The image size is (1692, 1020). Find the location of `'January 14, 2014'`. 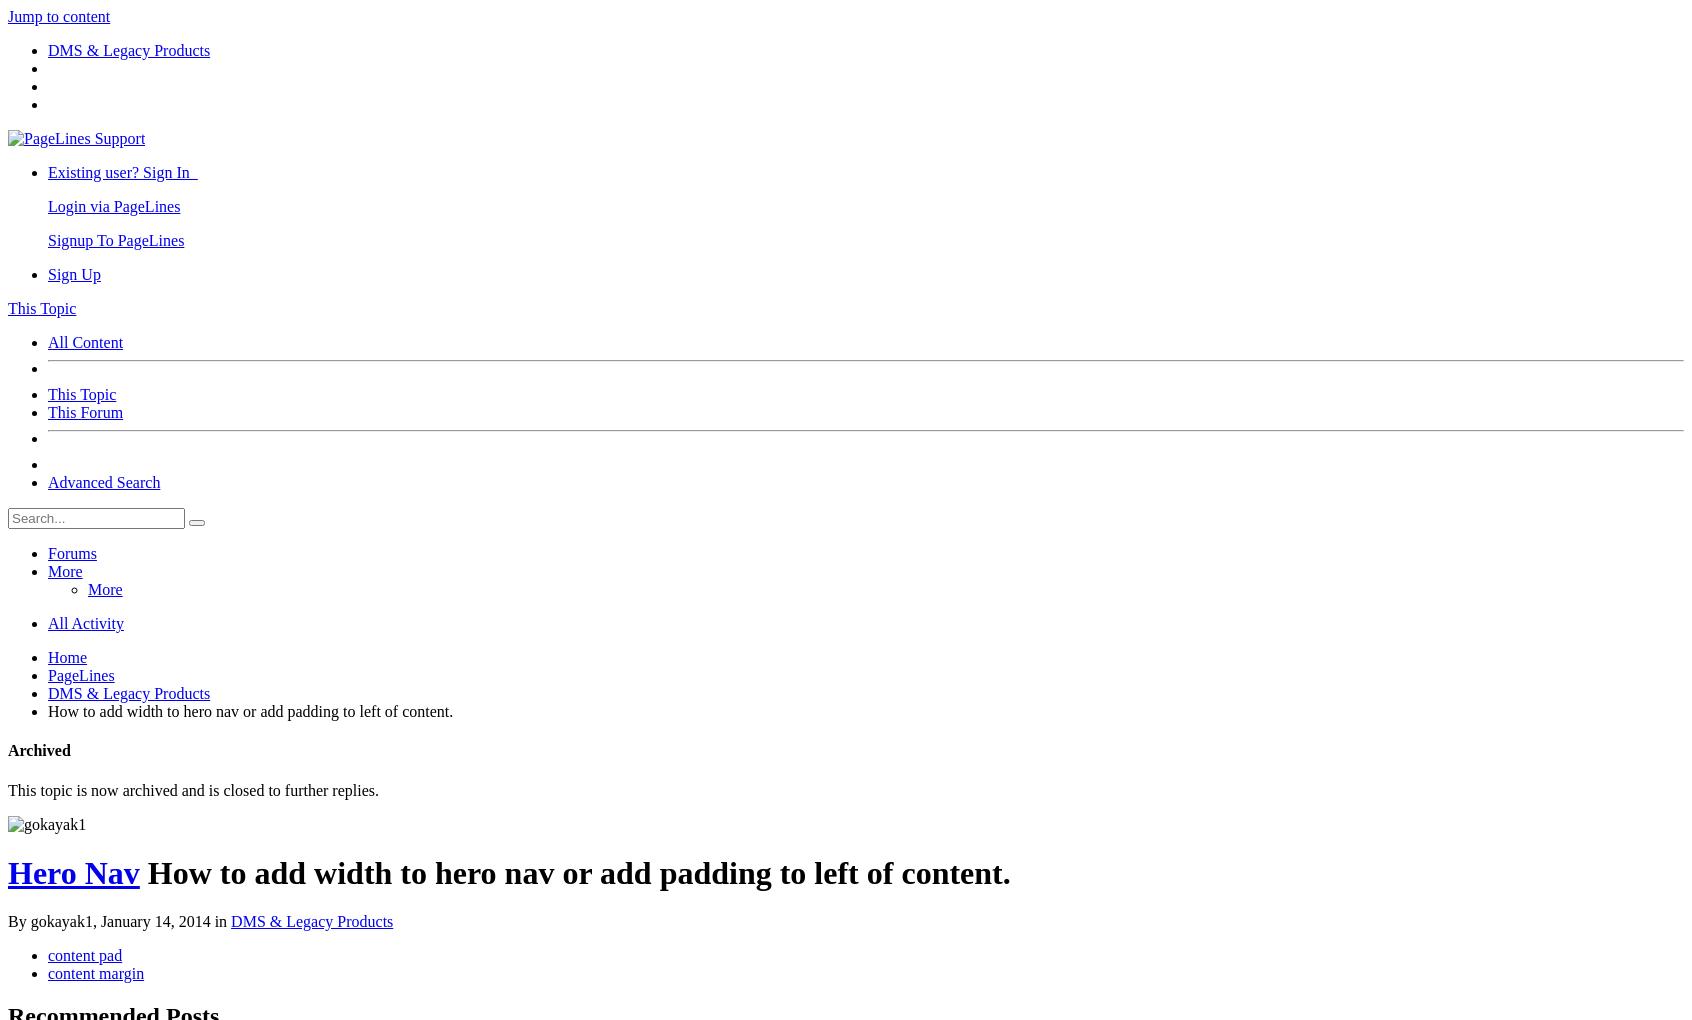

'January 14, 2014' is located at coordinates (153, 921).